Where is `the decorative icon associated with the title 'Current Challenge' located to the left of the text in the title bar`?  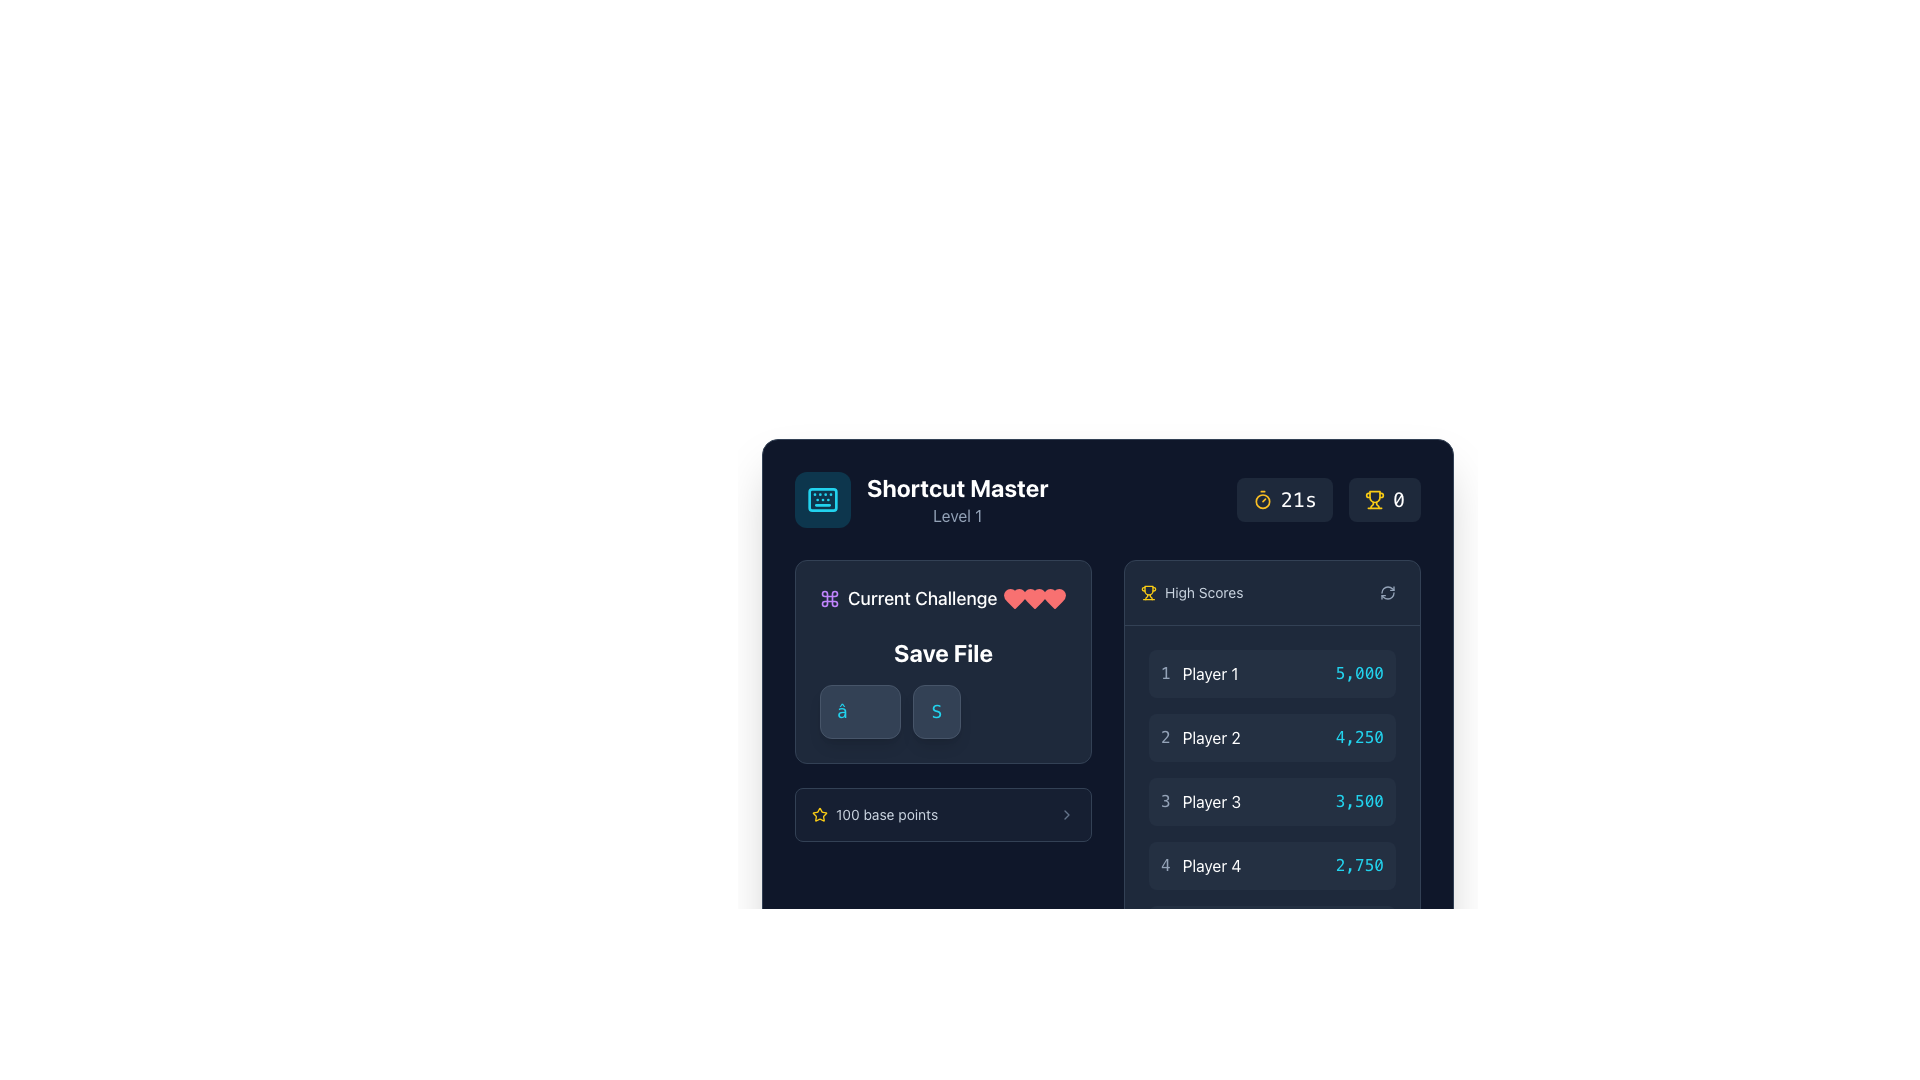
the decorative icon associated with the title 'Current Challenge' located to the left of the text in the title bar is located at coordinates (830, 597).